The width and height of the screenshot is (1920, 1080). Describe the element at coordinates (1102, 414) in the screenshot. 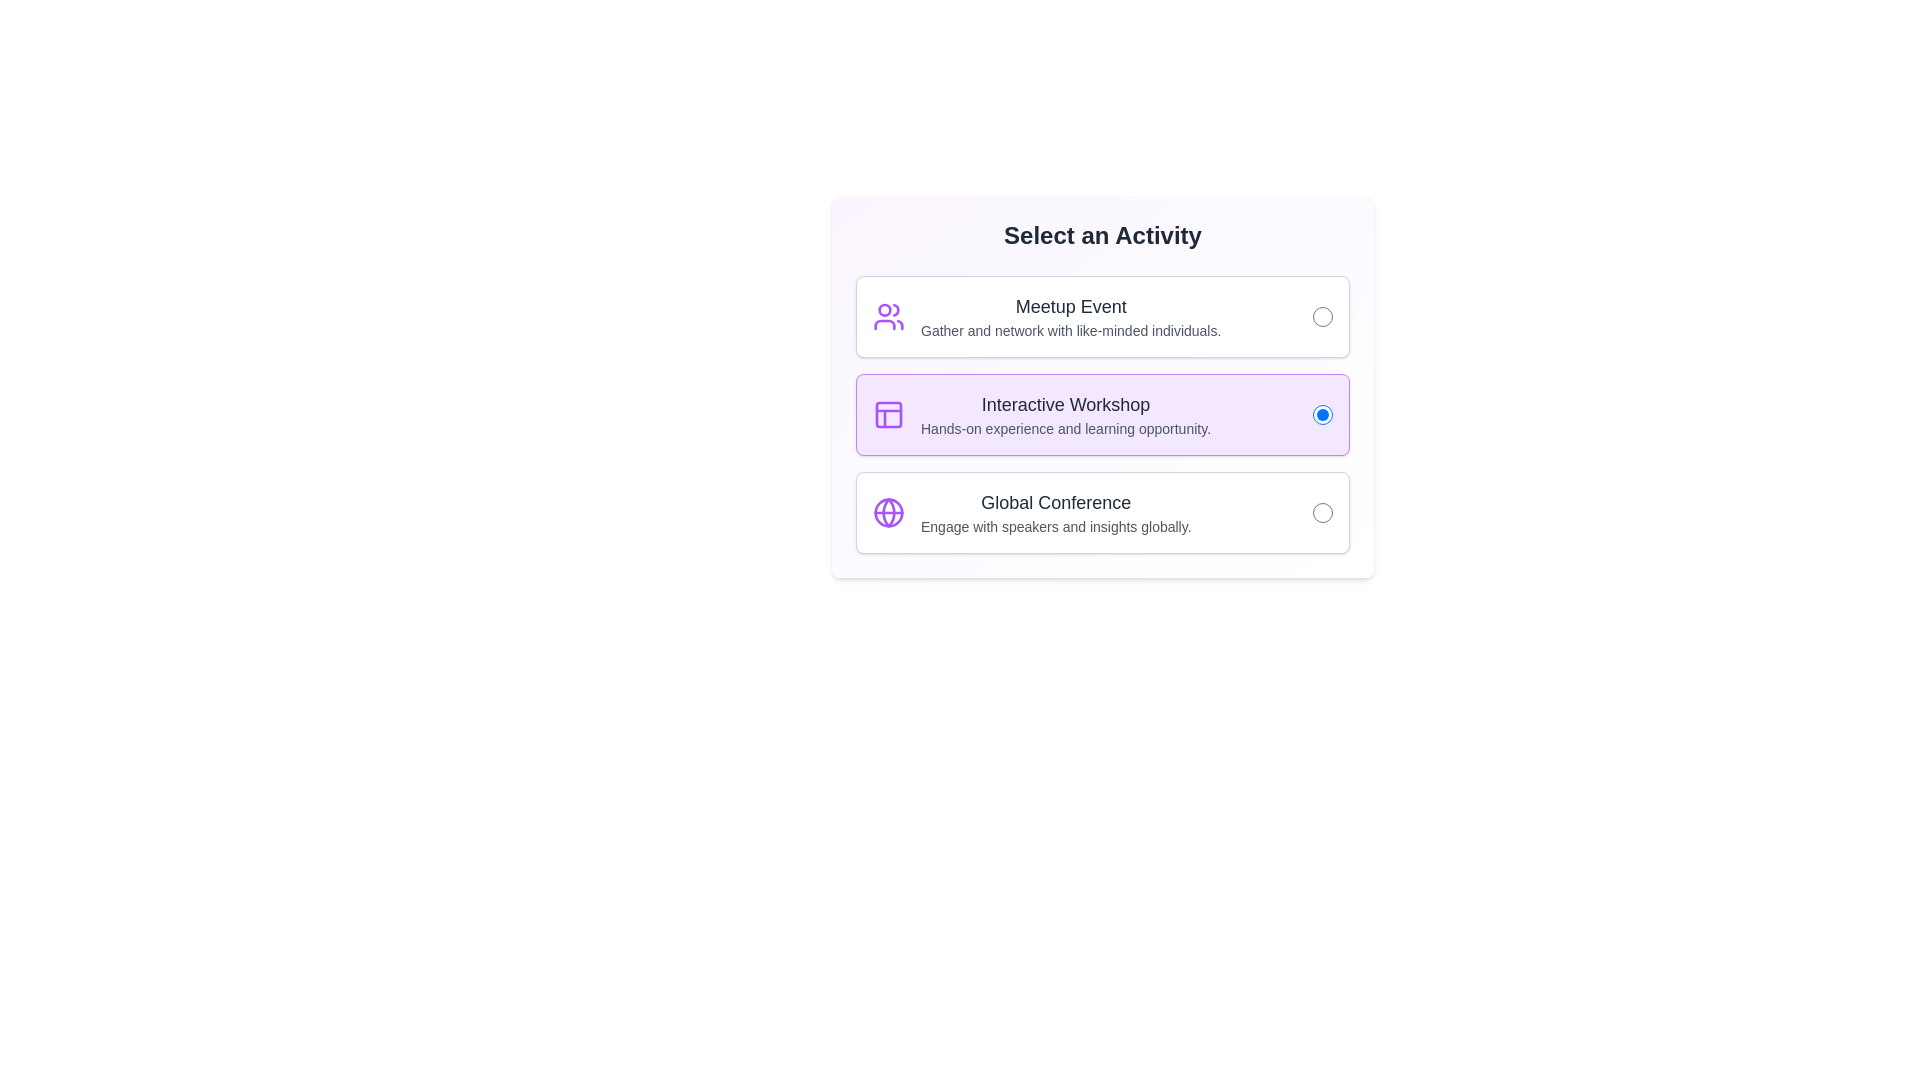

I see `the second selectable list item with a radio button for user interaction, which represents an interactive workshop choice in the 'Select an Activity' card interface` at that location.